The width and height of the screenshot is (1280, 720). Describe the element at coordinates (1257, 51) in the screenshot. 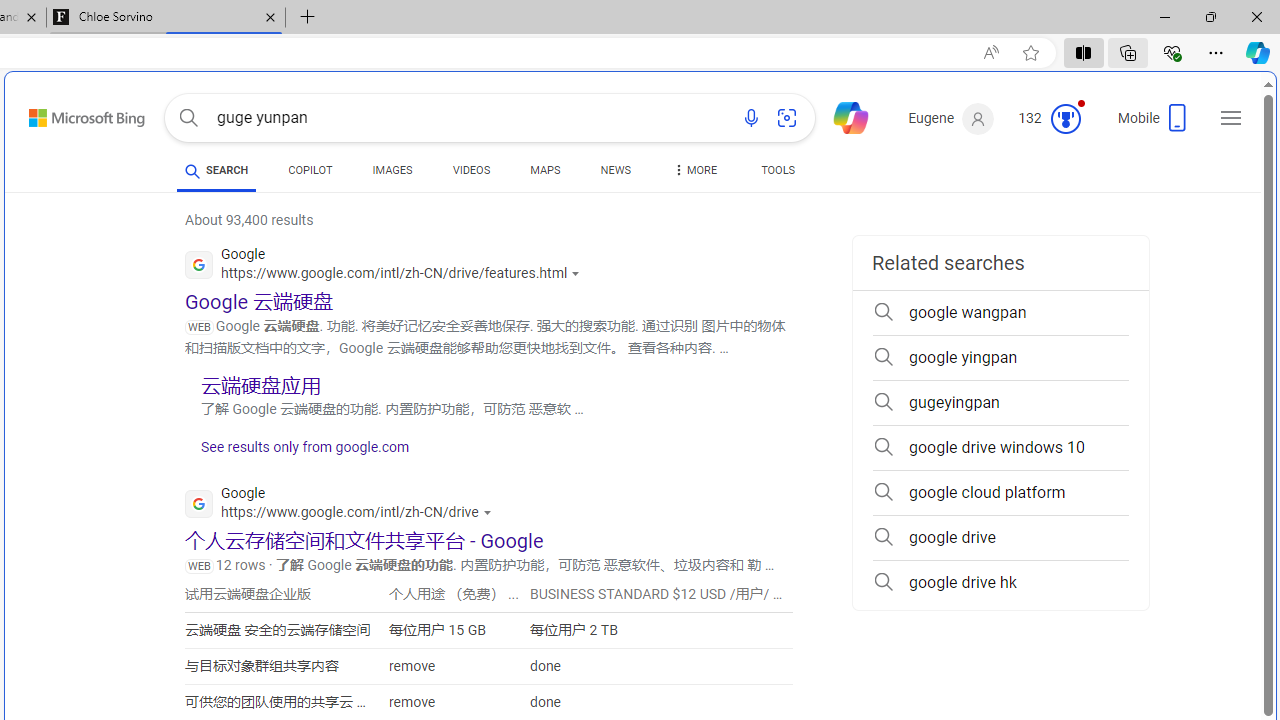

I see `'Copilot (Ctrl+Shift+.)'` at that location.